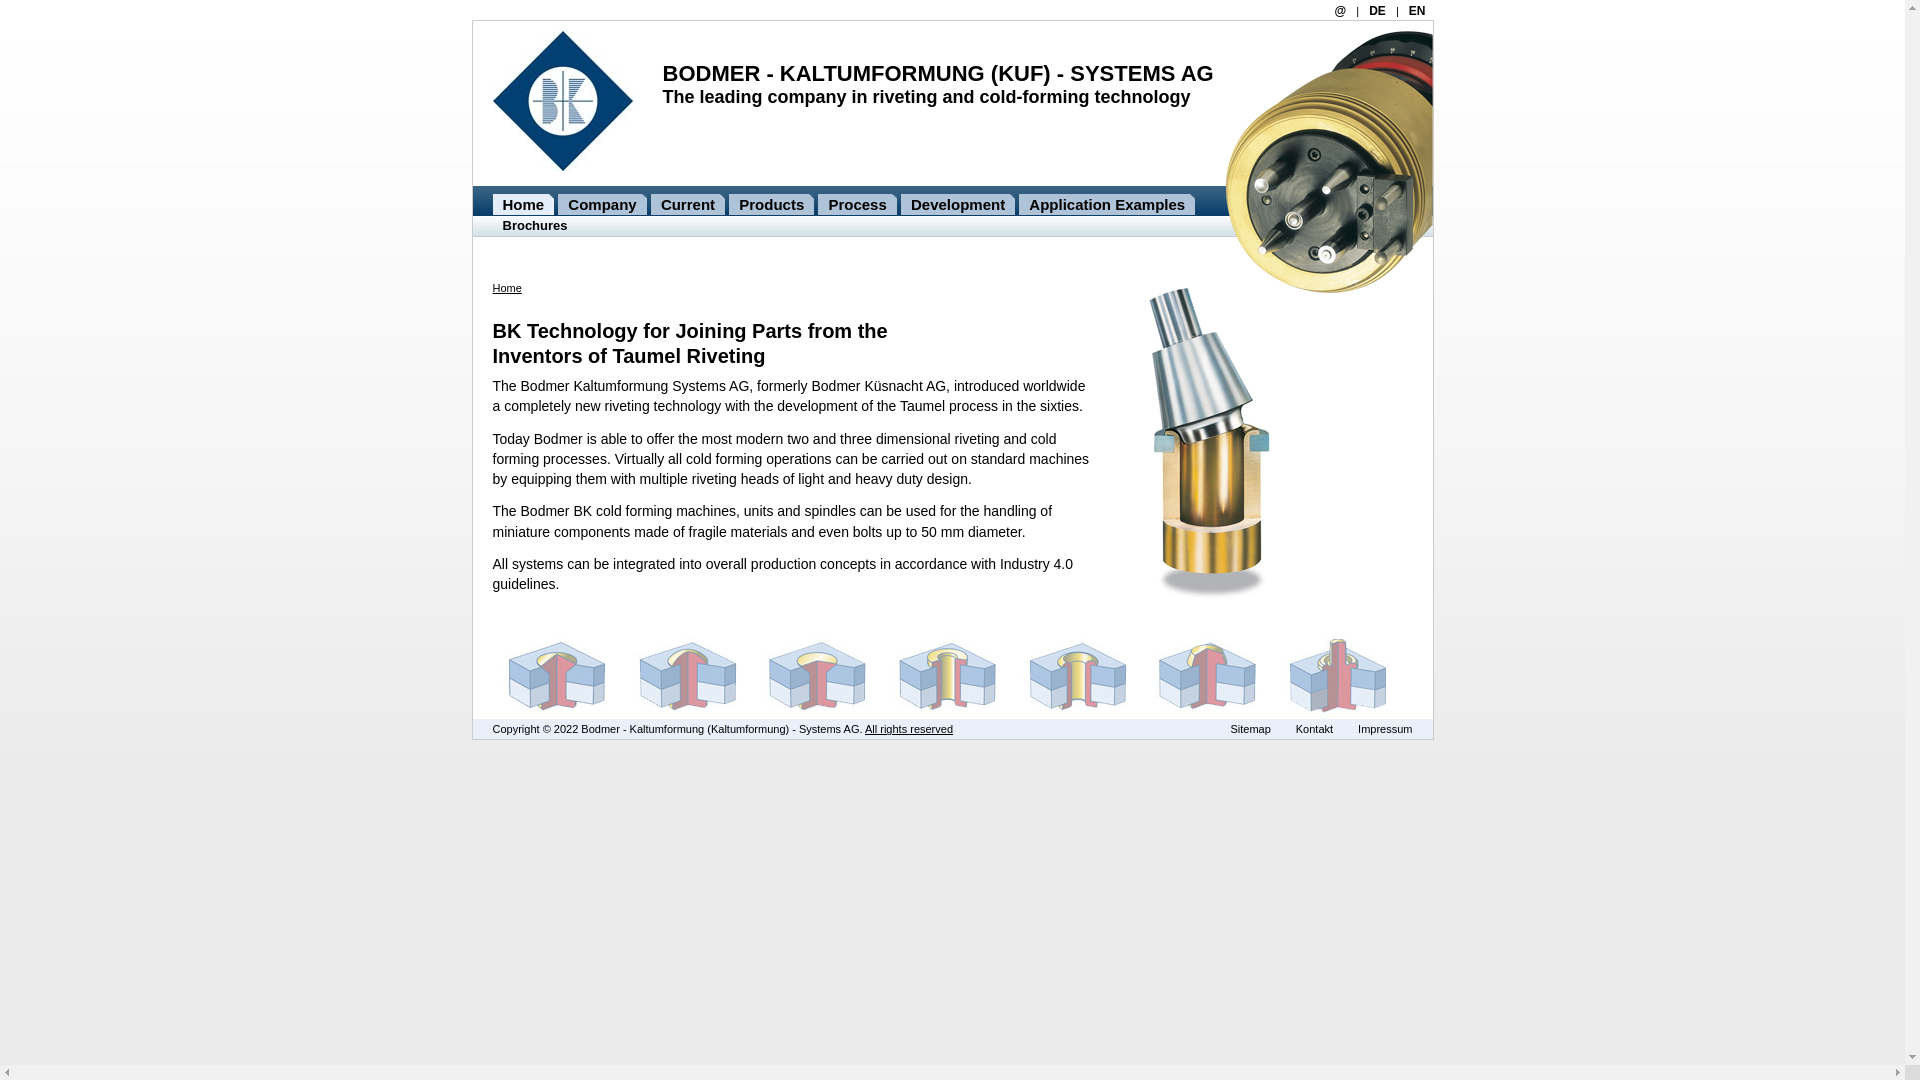 The image size is (1920, 1080). I want to click on 'Kontakt', so click(1314, 729).